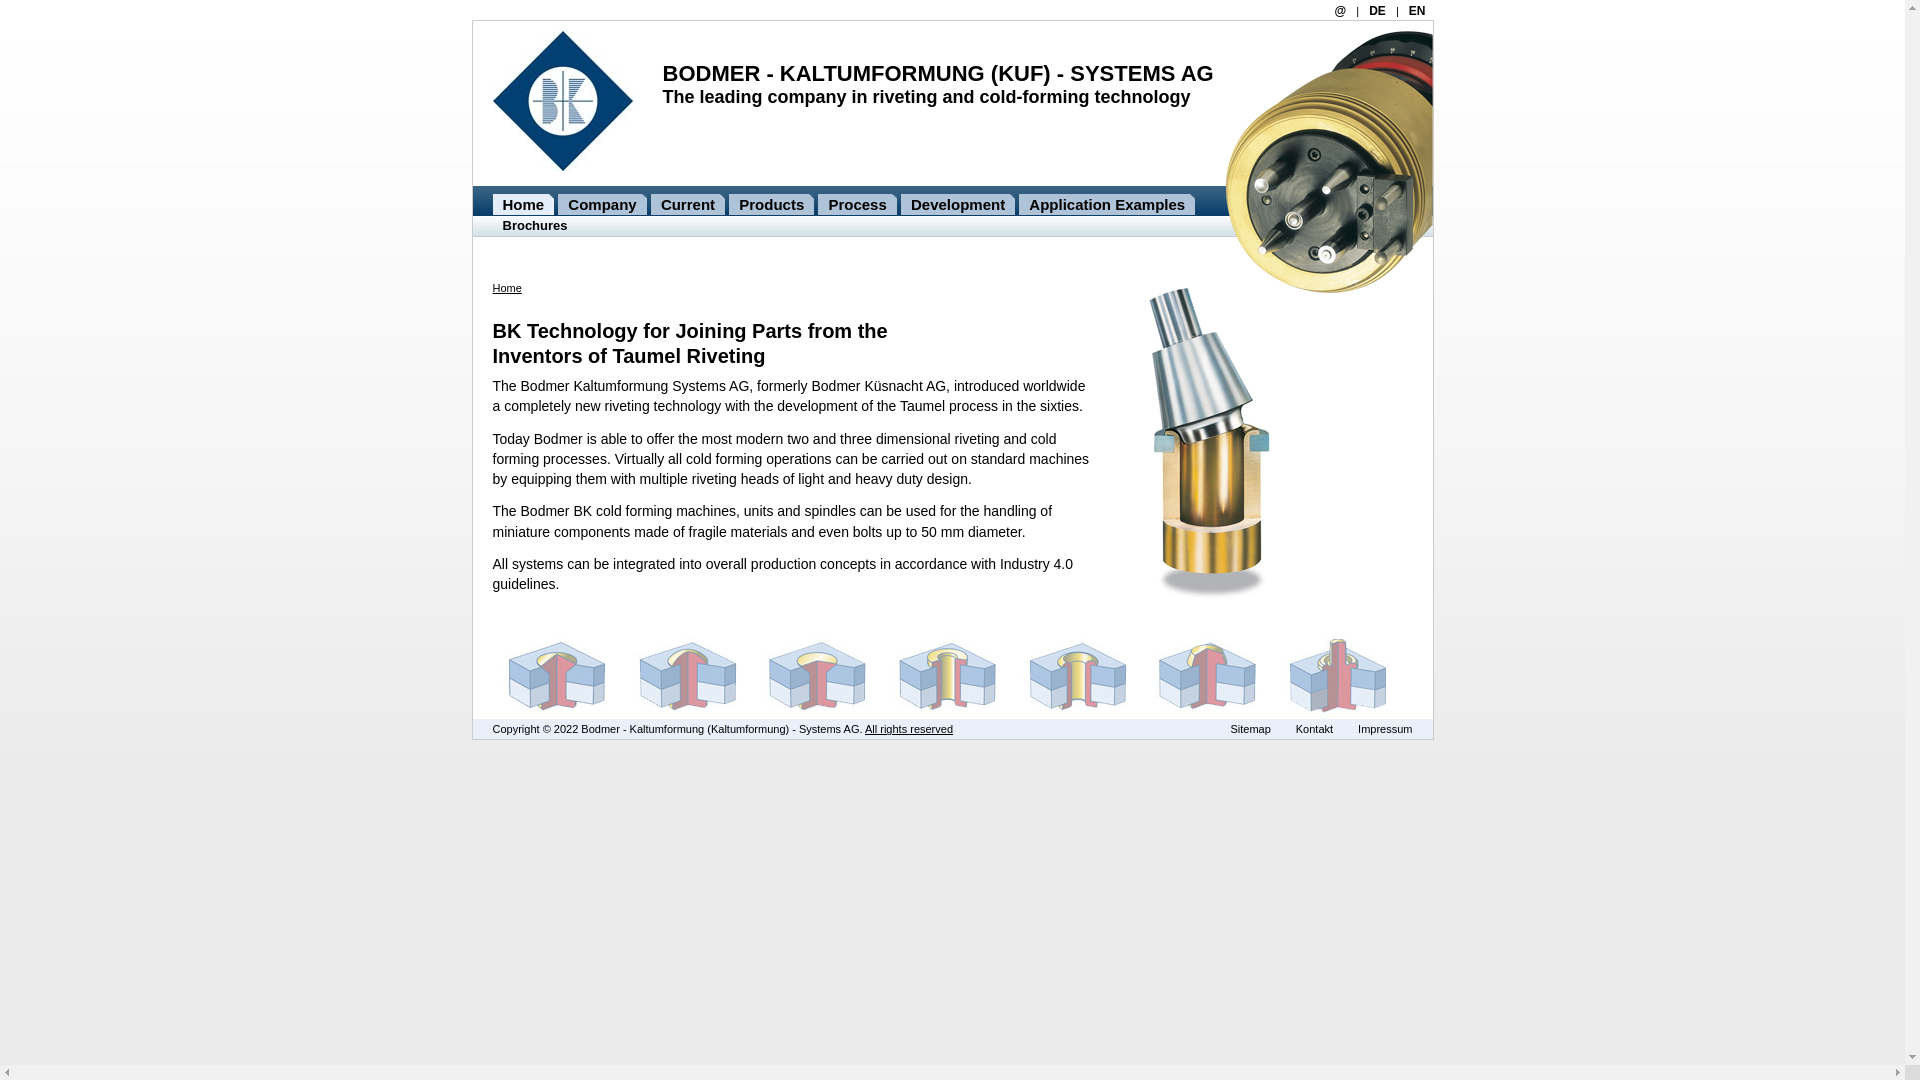 The image size is (1920, 1080). I want to click on 'Kontakt', so click(1314, 729).